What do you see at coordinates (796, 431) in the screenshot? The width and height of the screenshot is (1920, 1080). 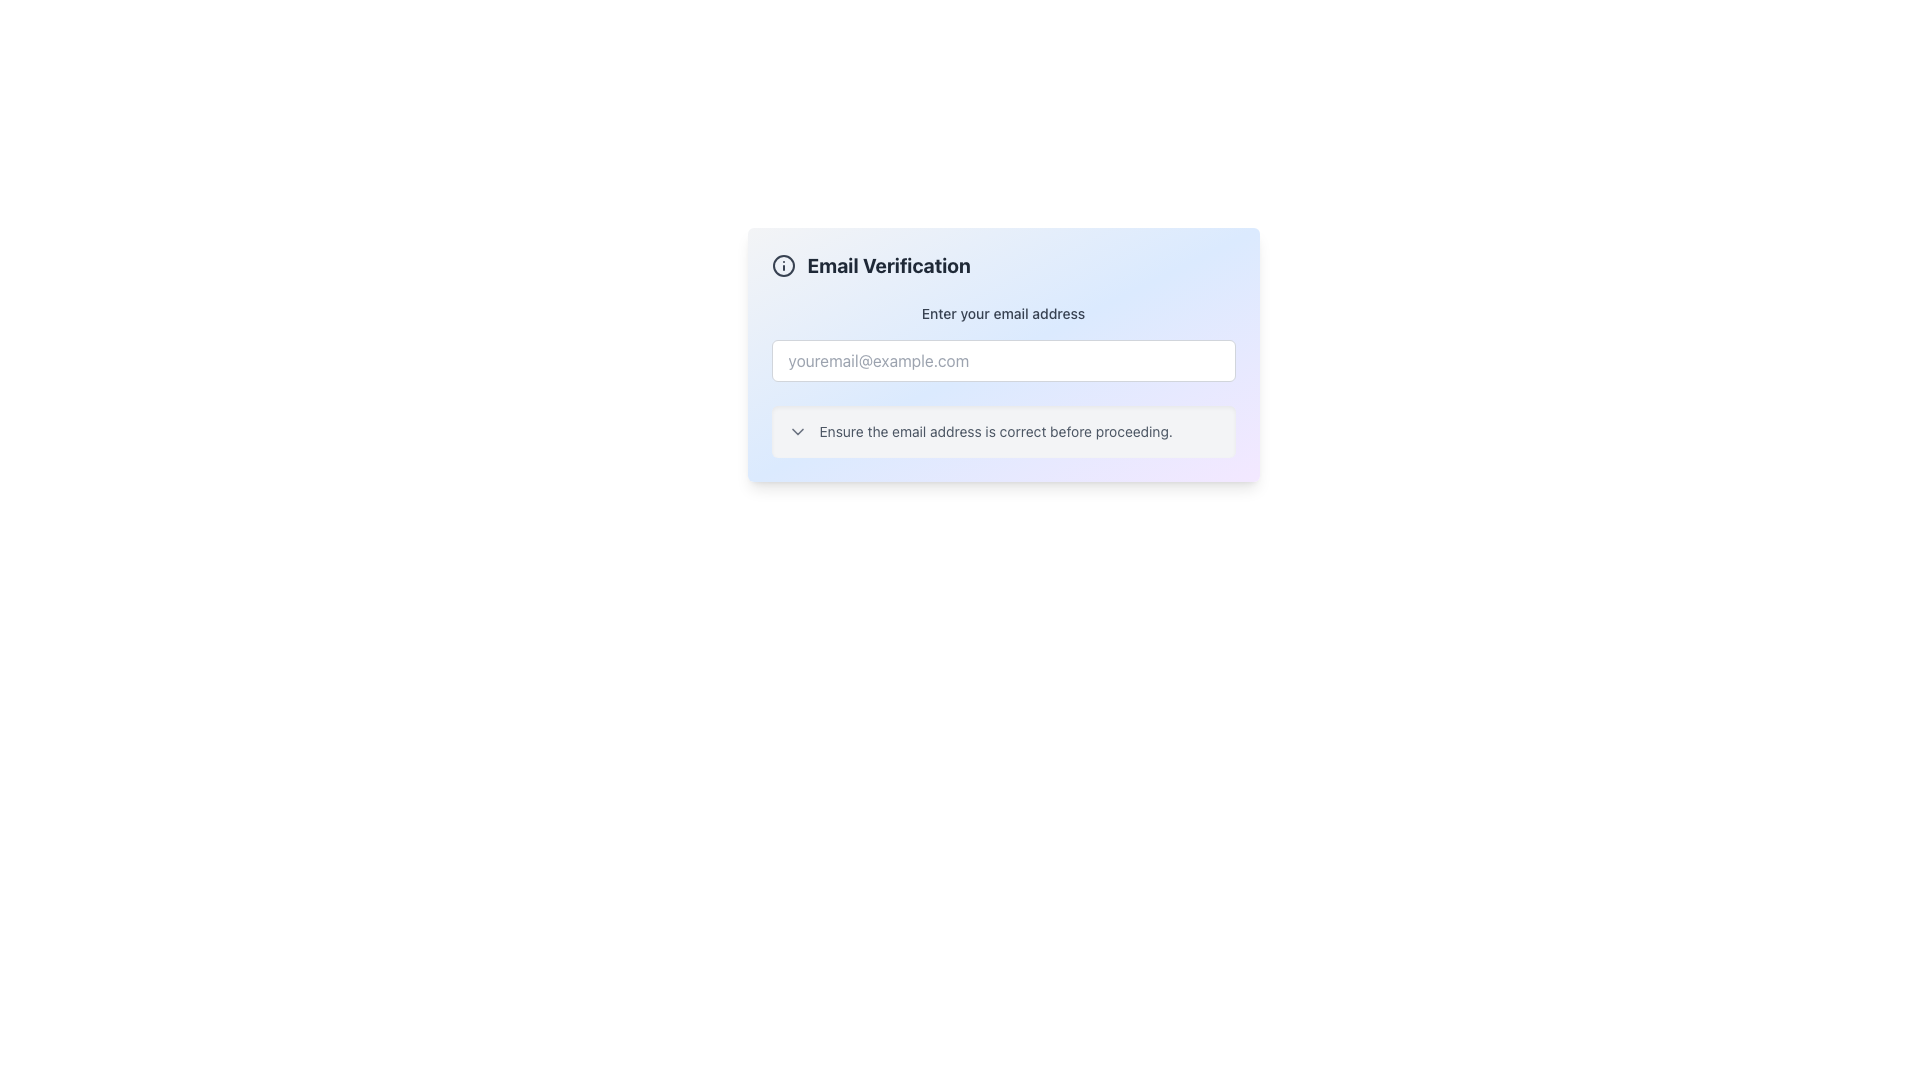 I see `the icon located to the left of the text 'Ensure the email address is correct before proceeding.' This icon serves as a visual indicator or drop-down trigger for additional actions related to the email address message` at bounding box center [796, 431].